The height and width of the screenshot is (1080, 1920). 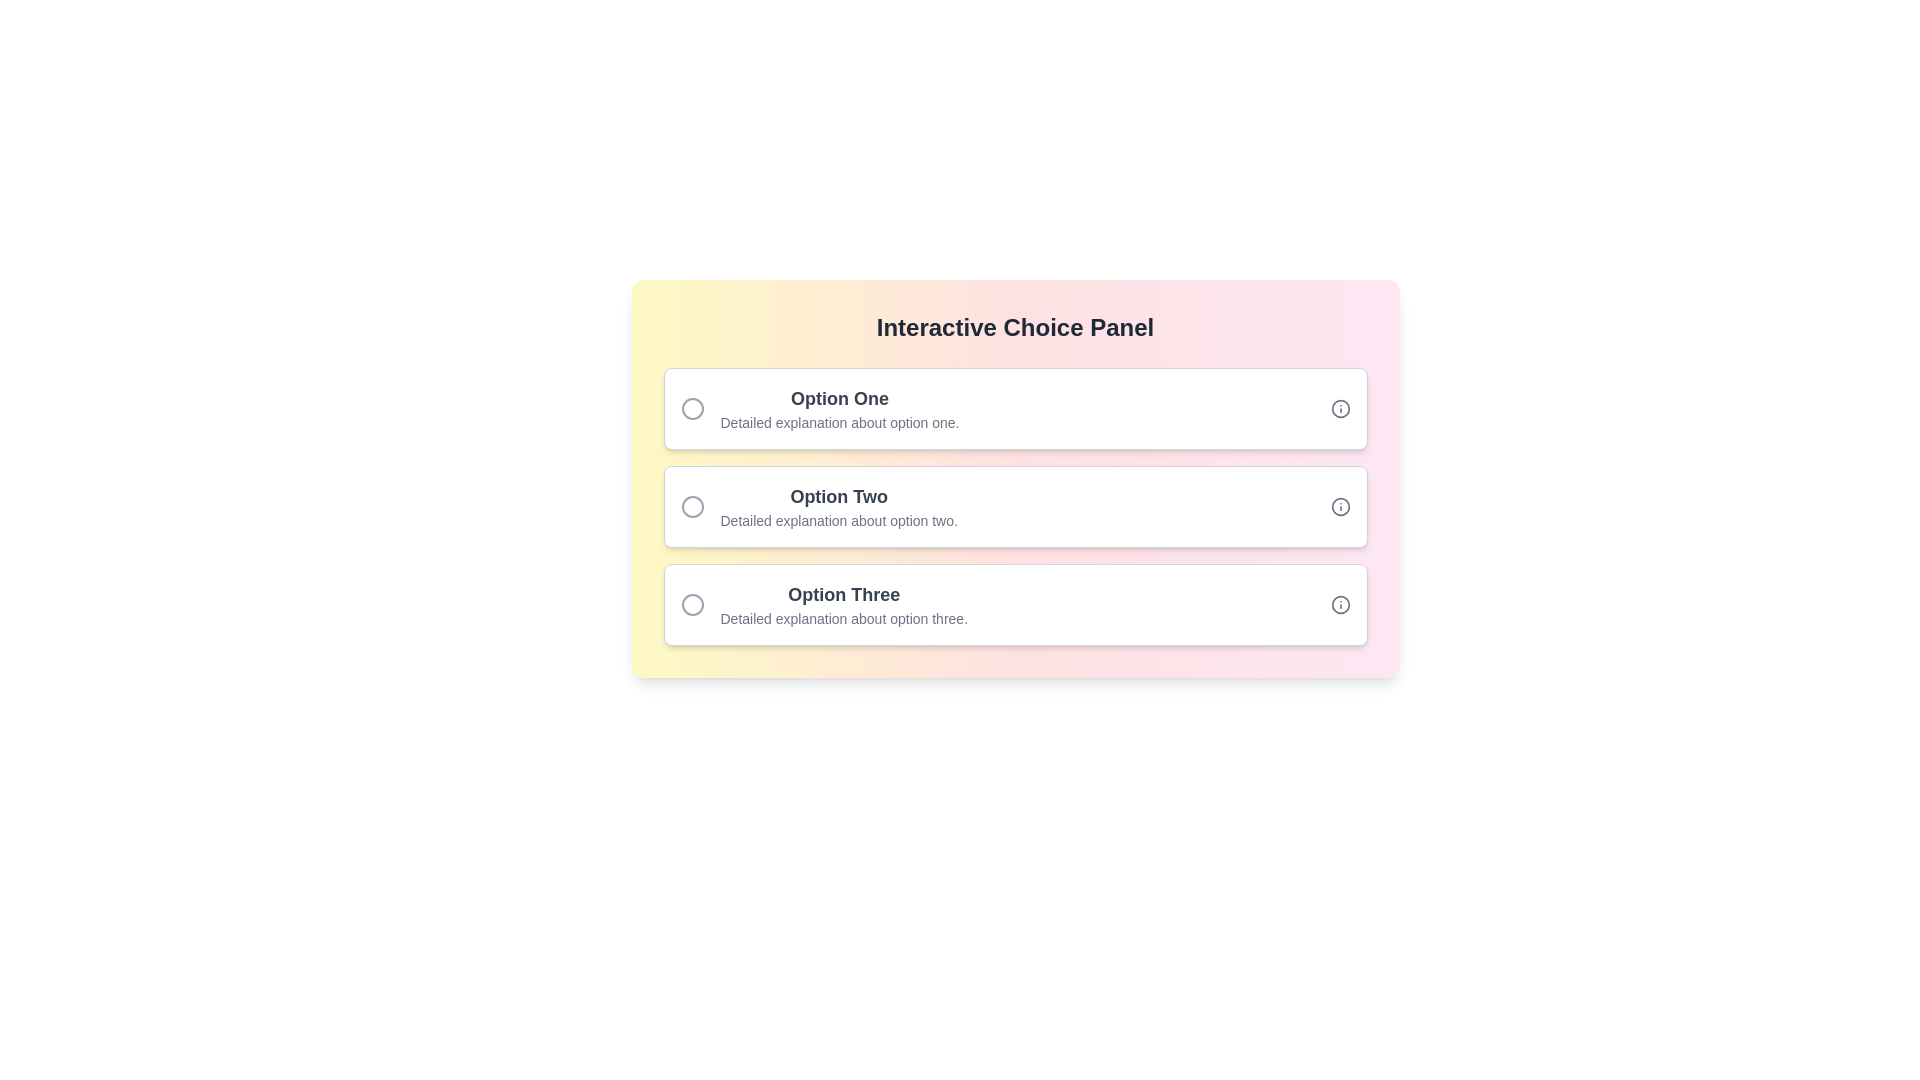 What do you see at coordinates (844, 617) in the screenshot?
I see `the Text Label providing context for 'Option Three' located in the bottom-right quadrant of the interface` at bounding box center [844, 617].